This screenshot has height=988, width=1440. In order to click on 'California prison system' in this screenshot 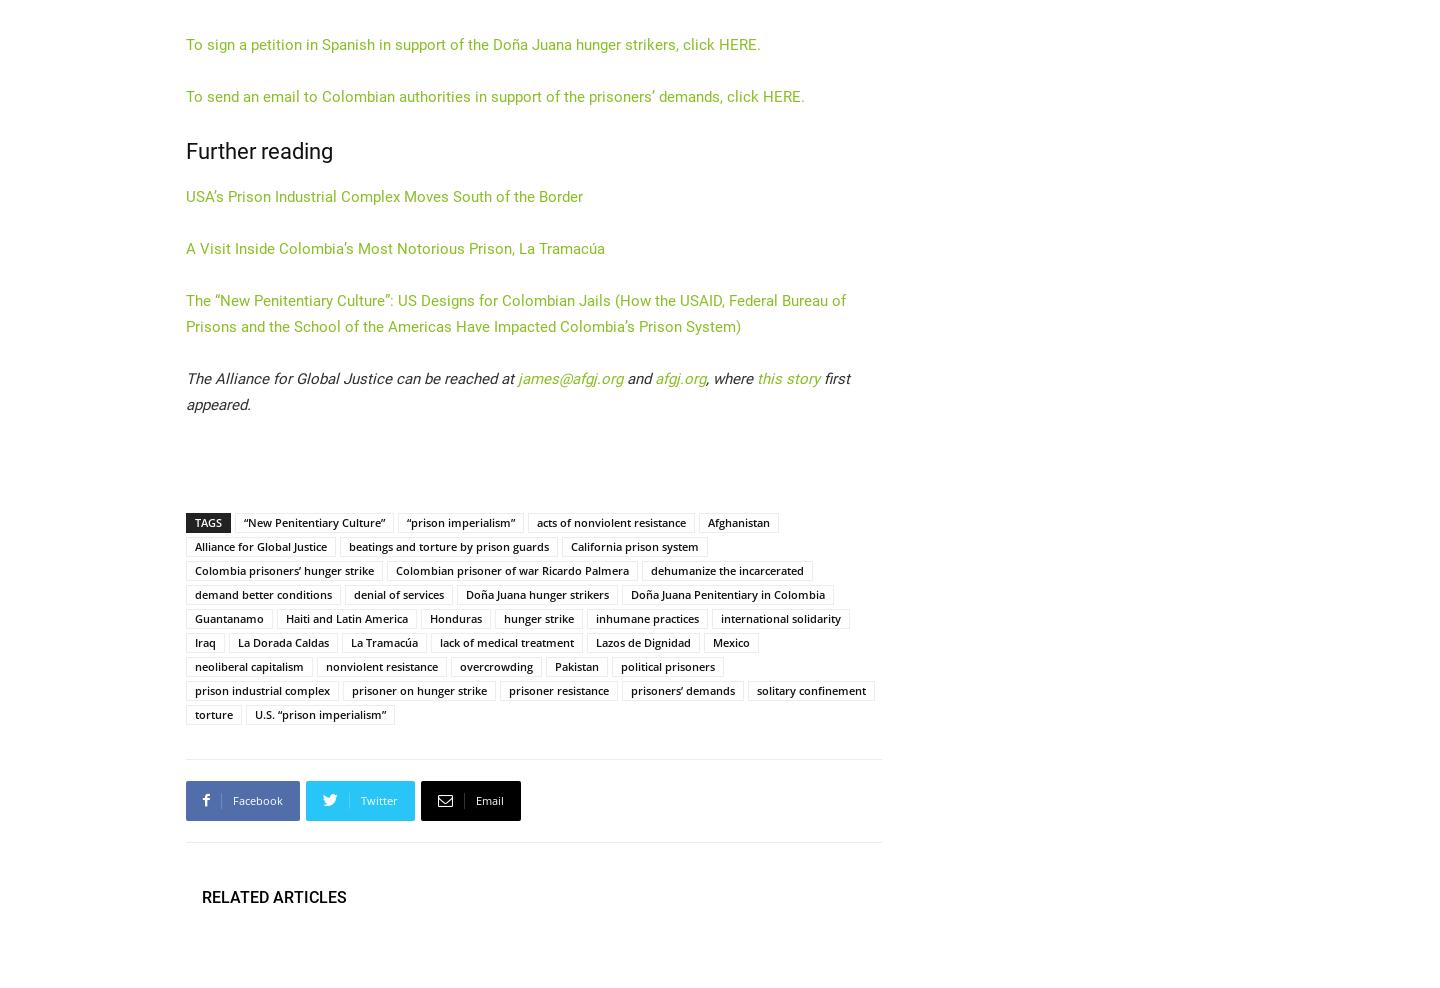, I will do `click(634, 544)`.